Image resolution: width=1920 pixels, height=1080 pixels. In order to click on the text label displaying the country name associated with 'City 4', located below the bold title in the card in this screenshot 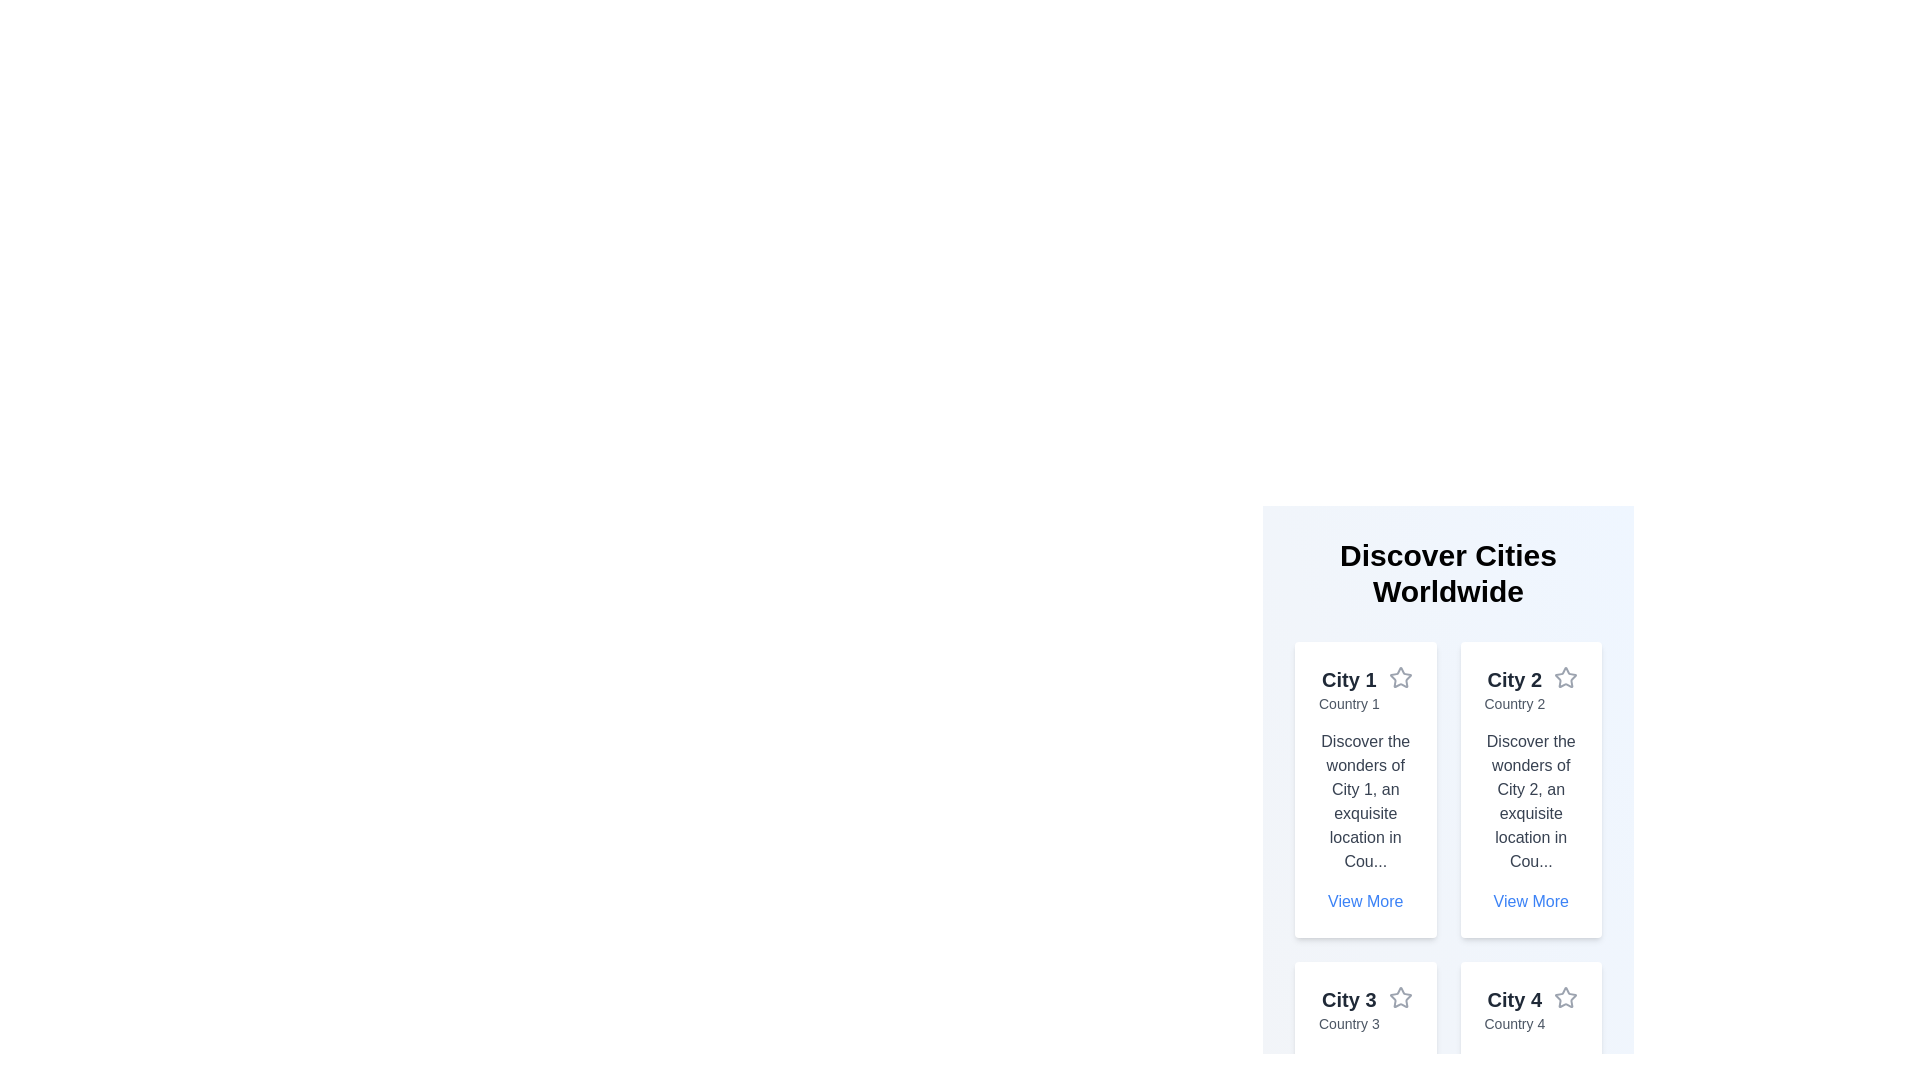, I will do `click(1514, 1023)`.